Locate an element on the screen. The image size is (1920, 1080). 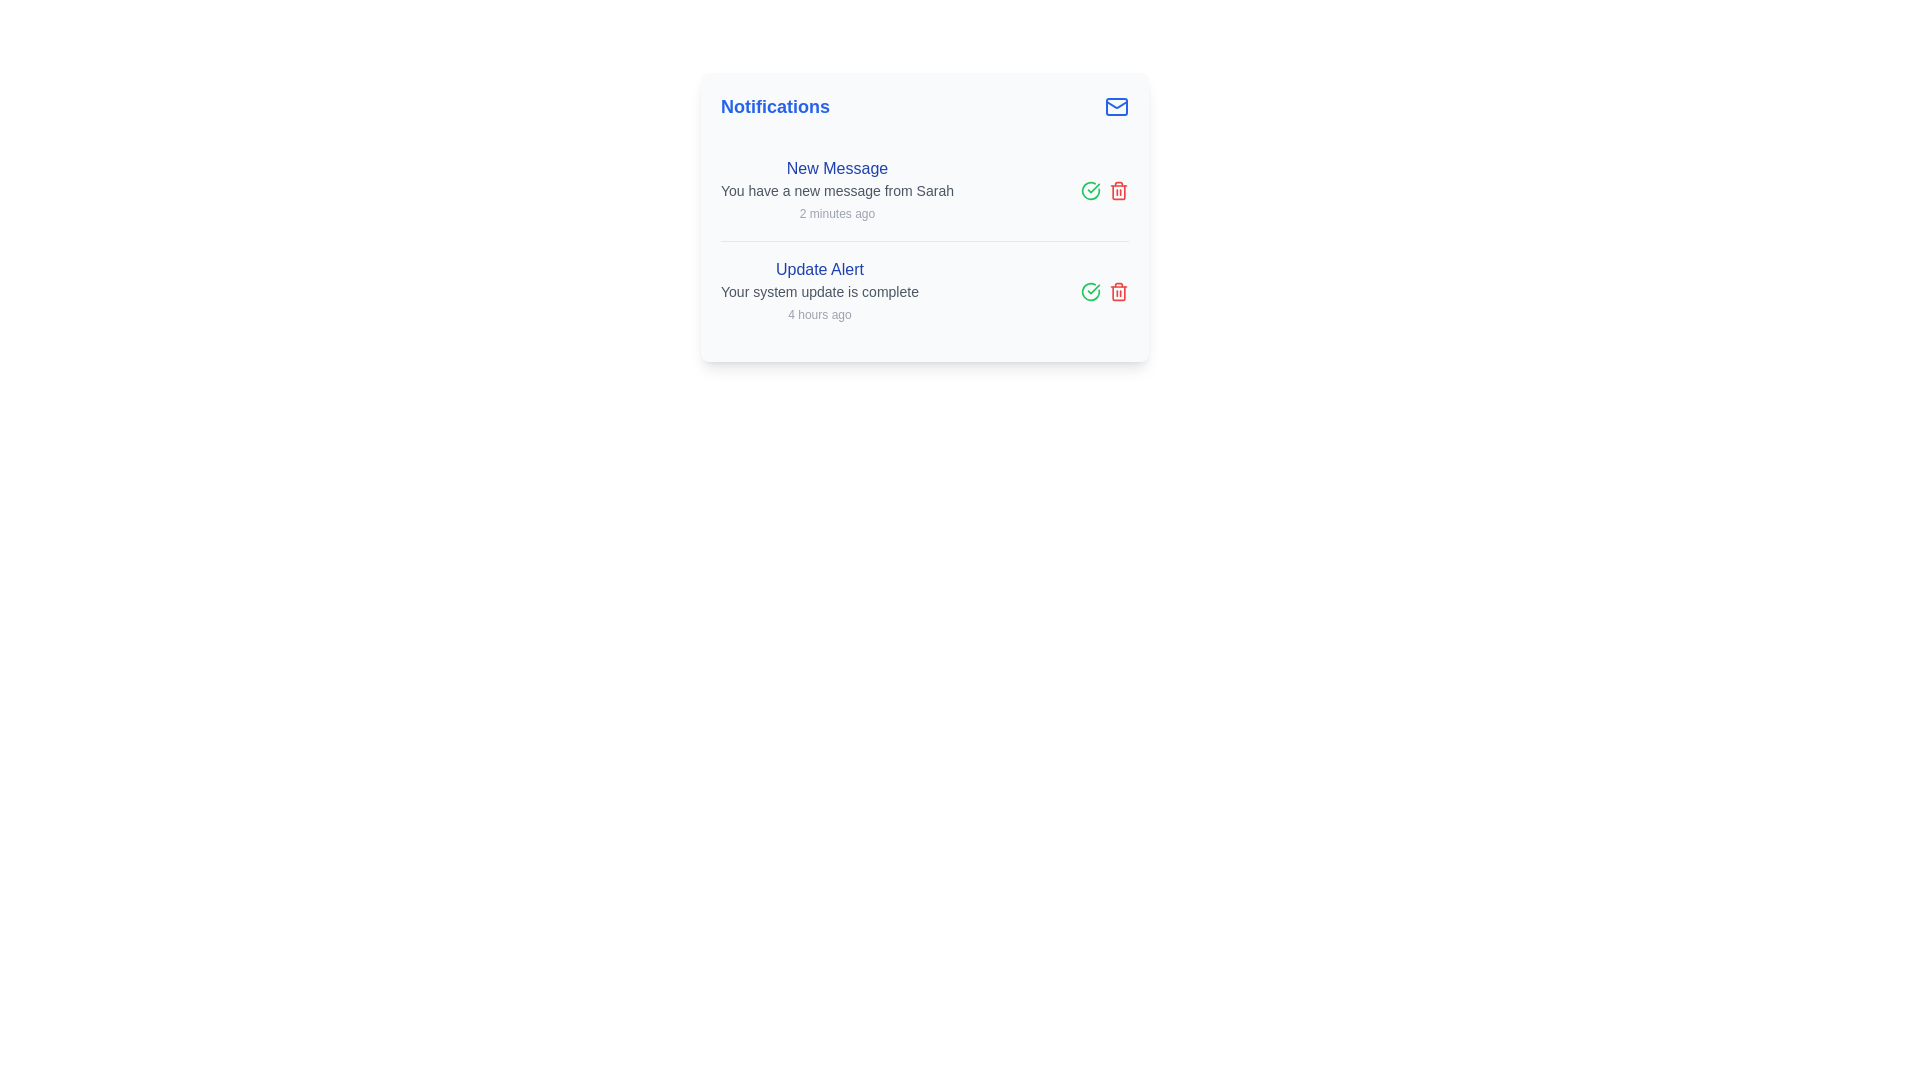
the Notification summary text element, which consists of three lines: 'New Message' in bold blue, 'You have a new message from Sarah' in gray, and '2 minutes ago' in smaller gray text is located at coordinates (837, 191).